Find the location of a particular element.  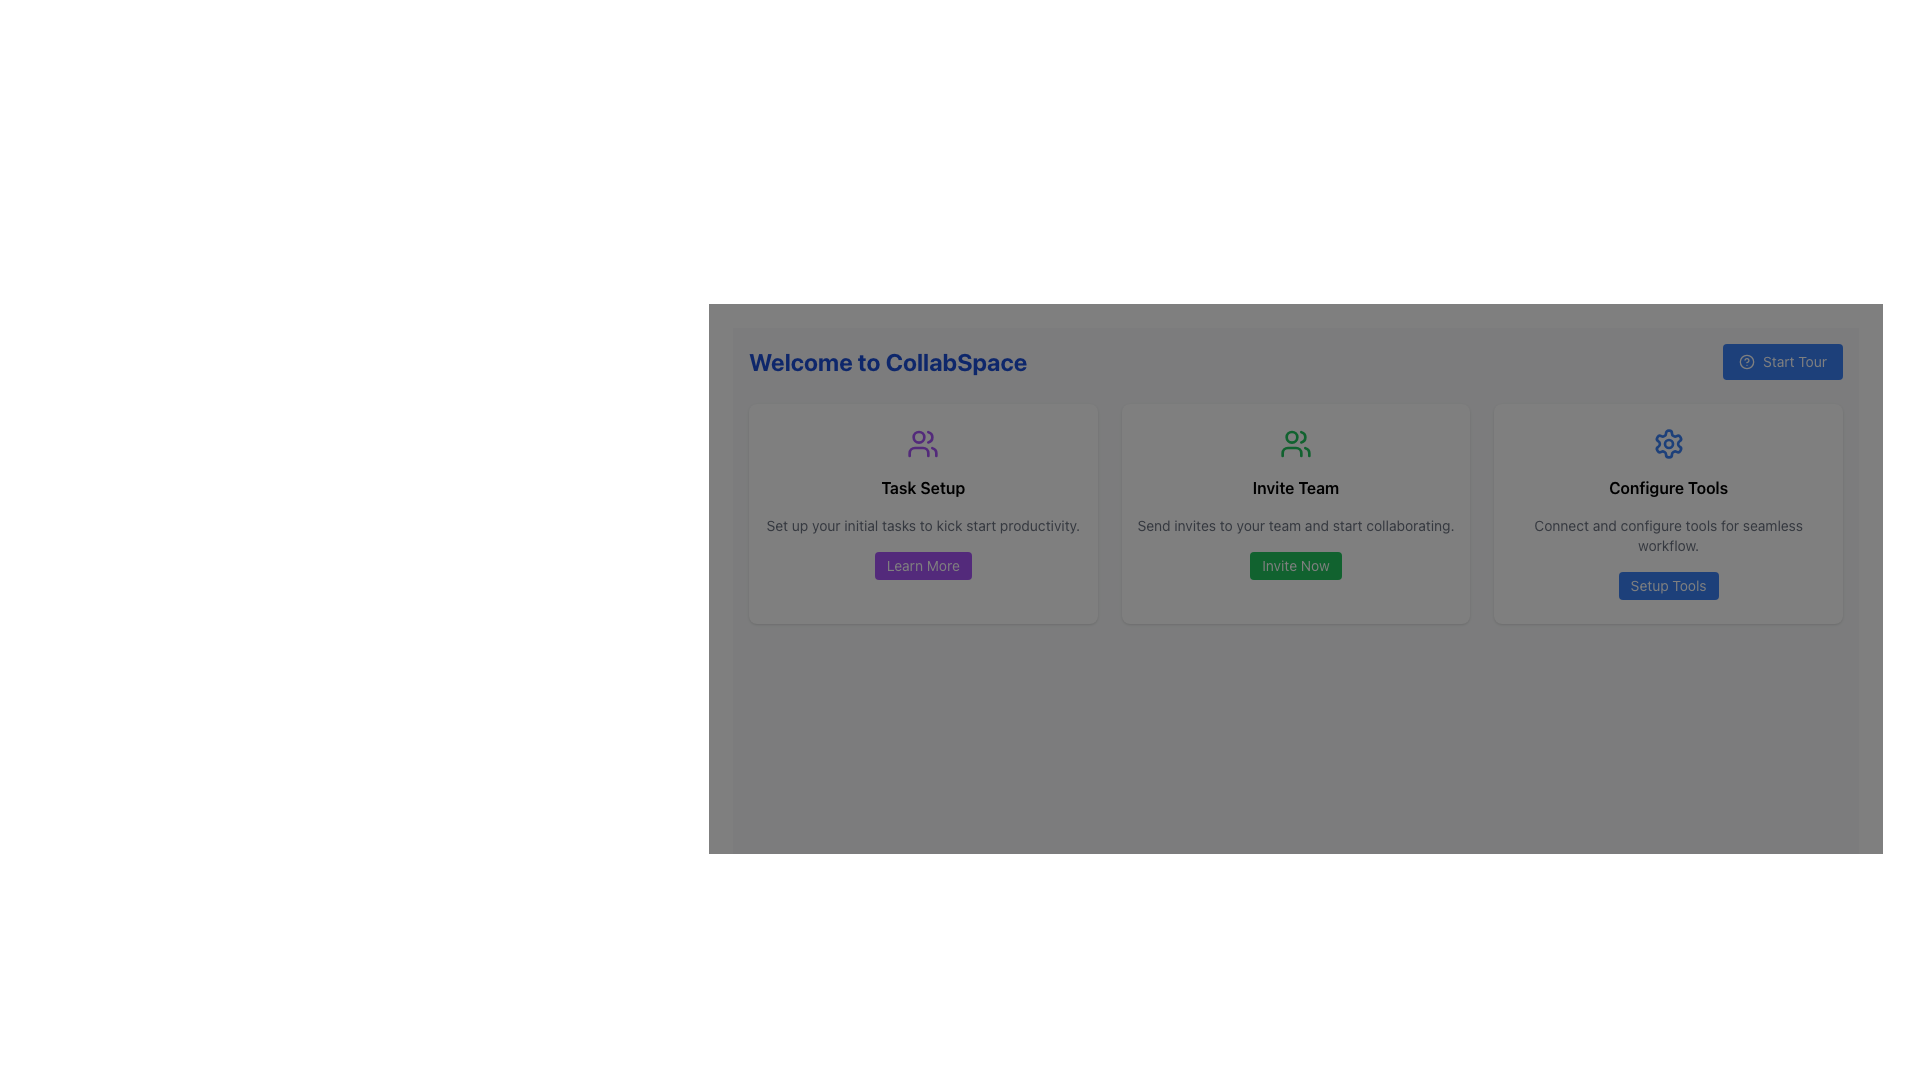

the static text label that provides information about the 'Task Setup' section, located between the 'Task Setup' title and the 'Learn More' button is located at coordinates (922, 524).